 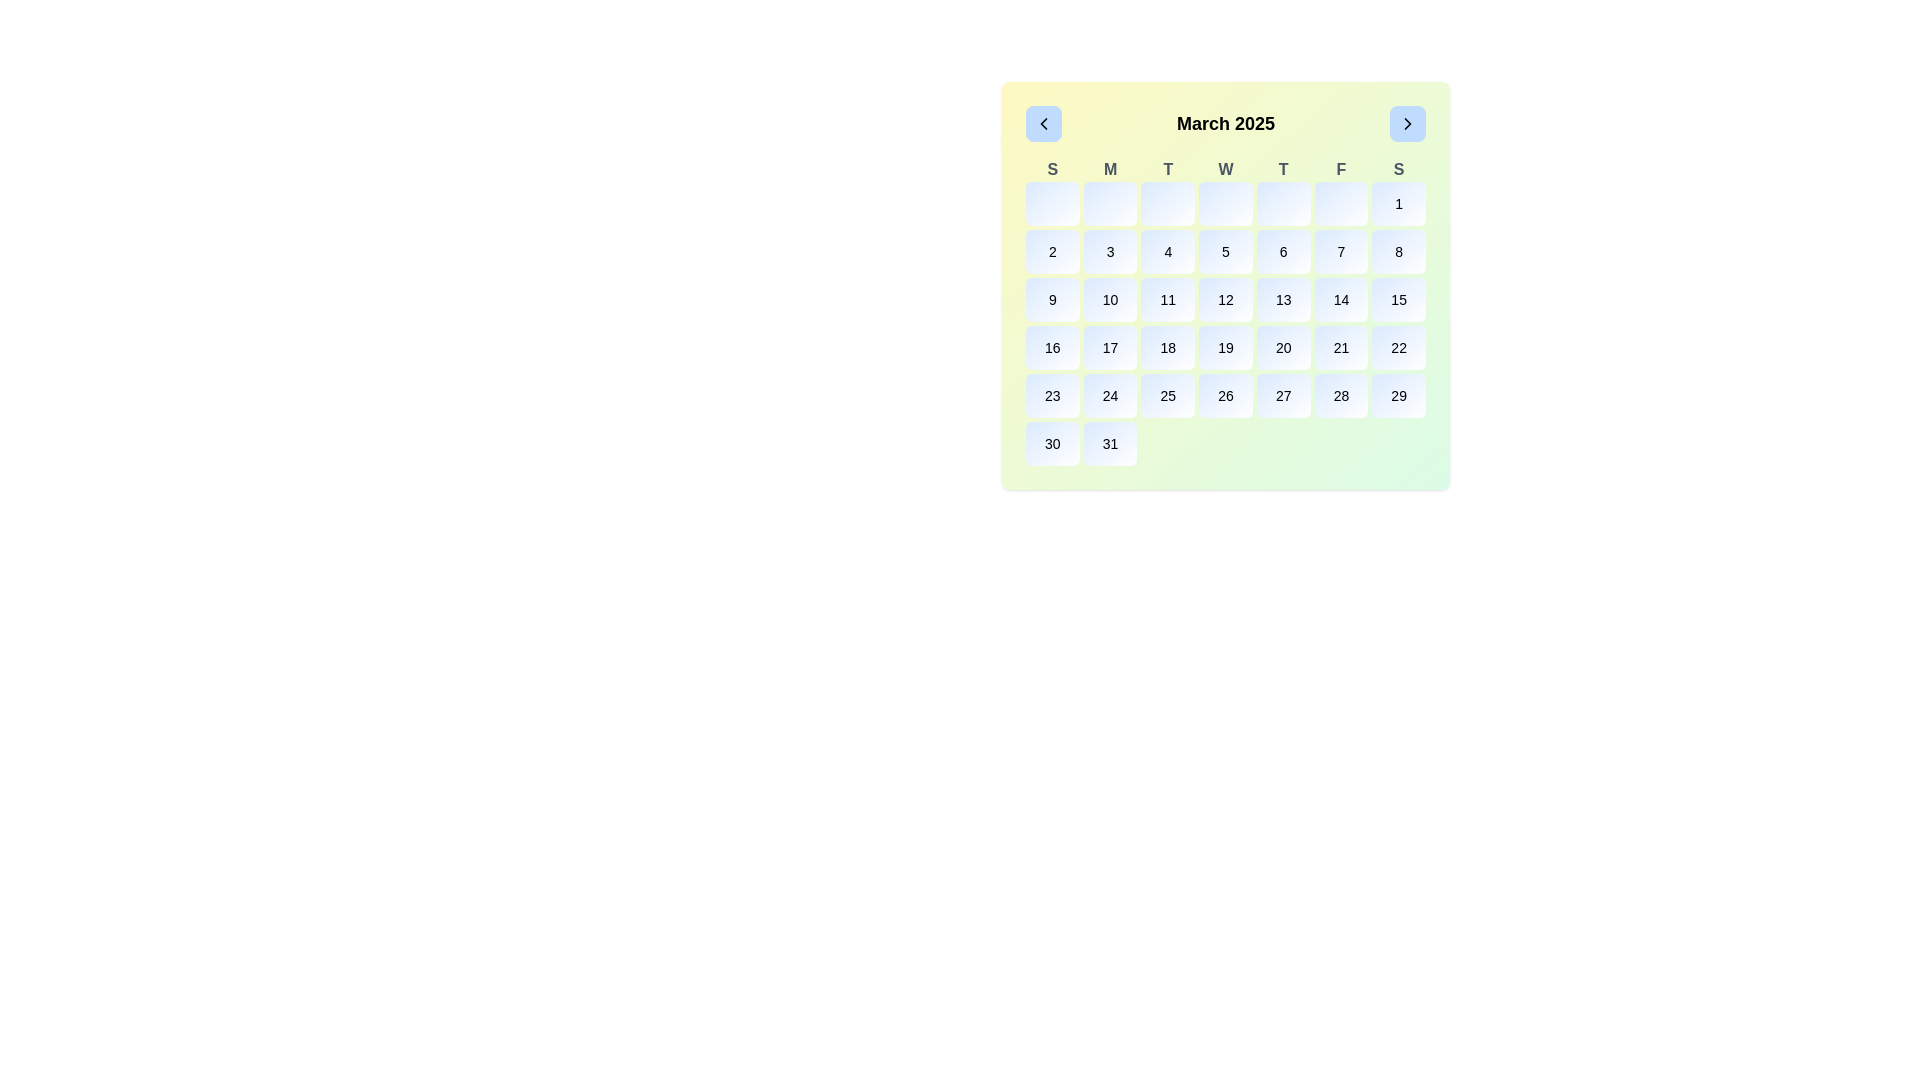 I want to click on the navigation button located in the top-left corner of the calendar interface, so click(x=1042, y=123).